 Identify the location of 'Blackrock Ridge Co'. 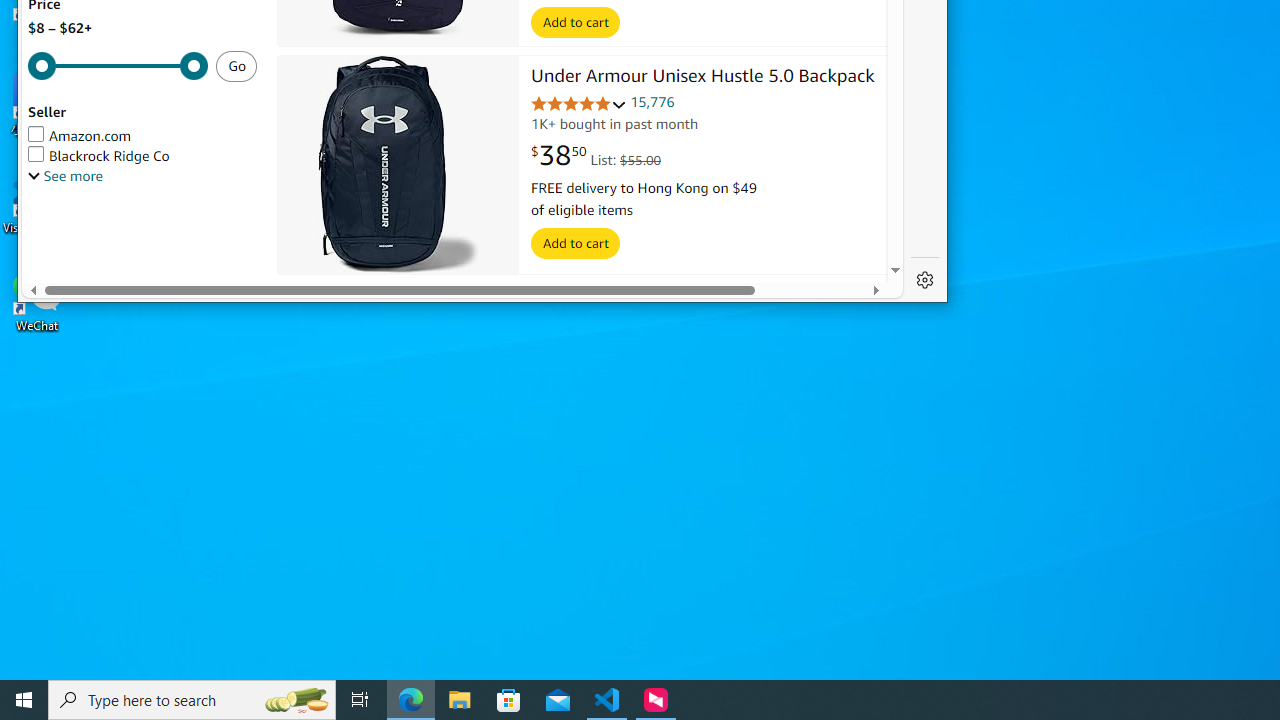
(98, 155).